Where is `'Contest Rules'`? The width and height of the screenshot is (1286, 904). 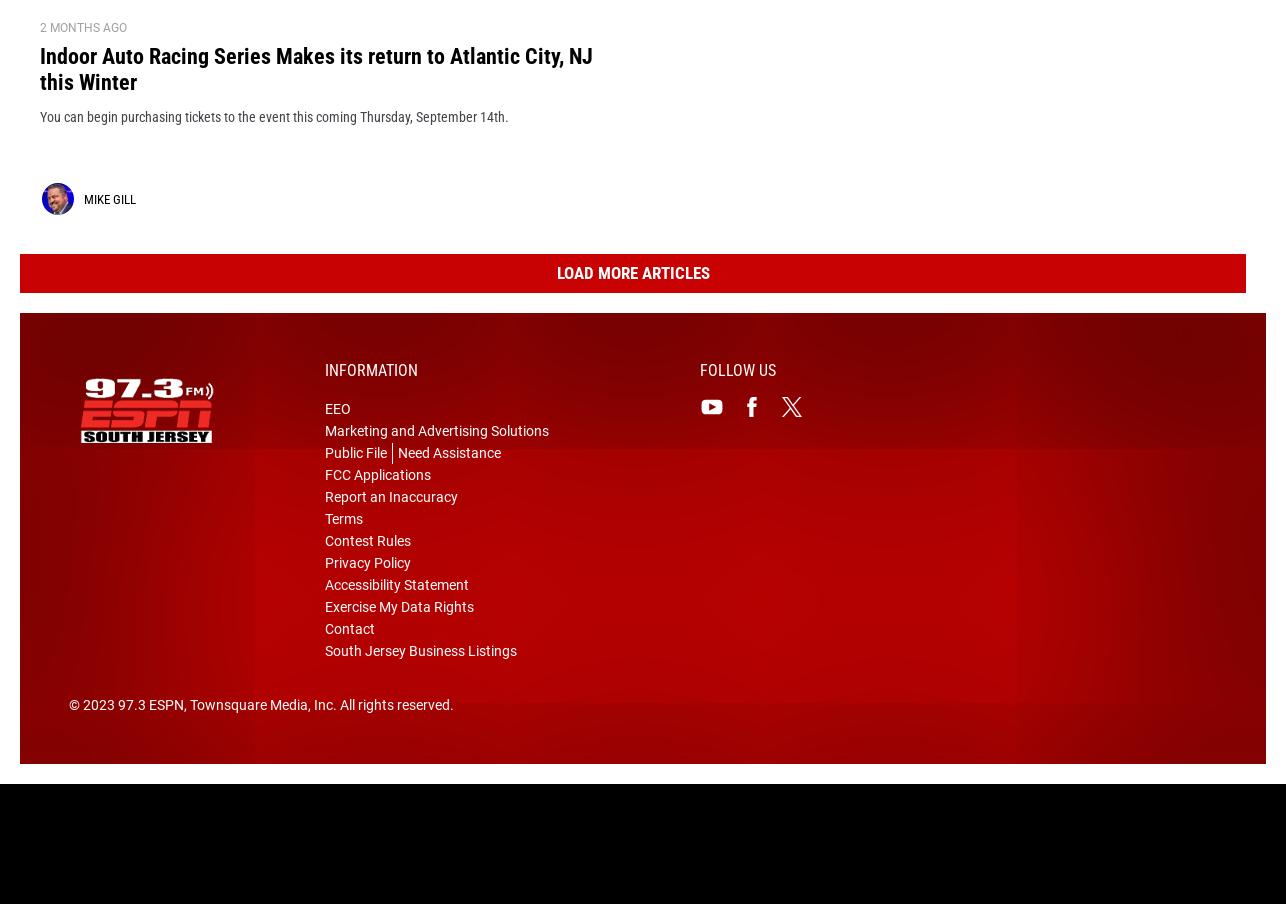 'Contest Rules' is located at coordinates (367, 571).